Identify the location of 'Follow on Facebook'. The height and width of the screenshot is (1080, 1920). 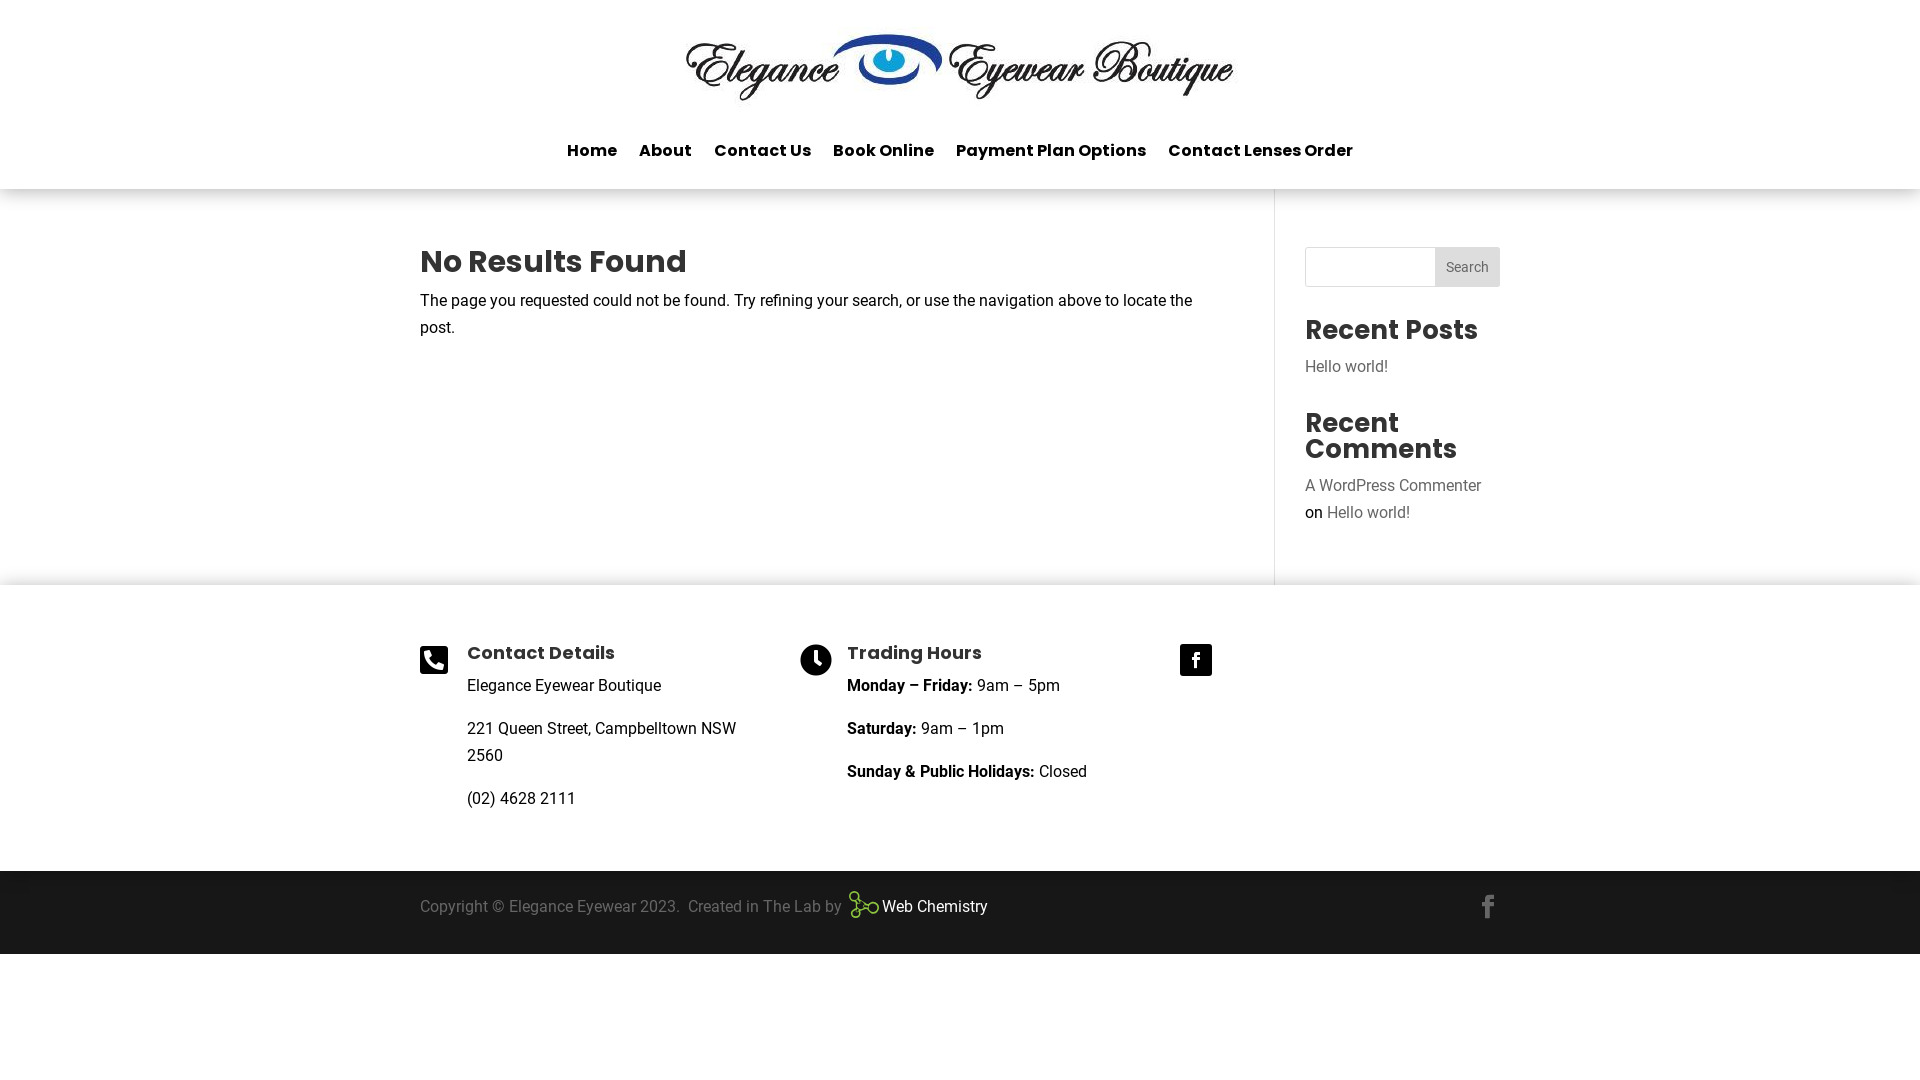
(1195, 659).